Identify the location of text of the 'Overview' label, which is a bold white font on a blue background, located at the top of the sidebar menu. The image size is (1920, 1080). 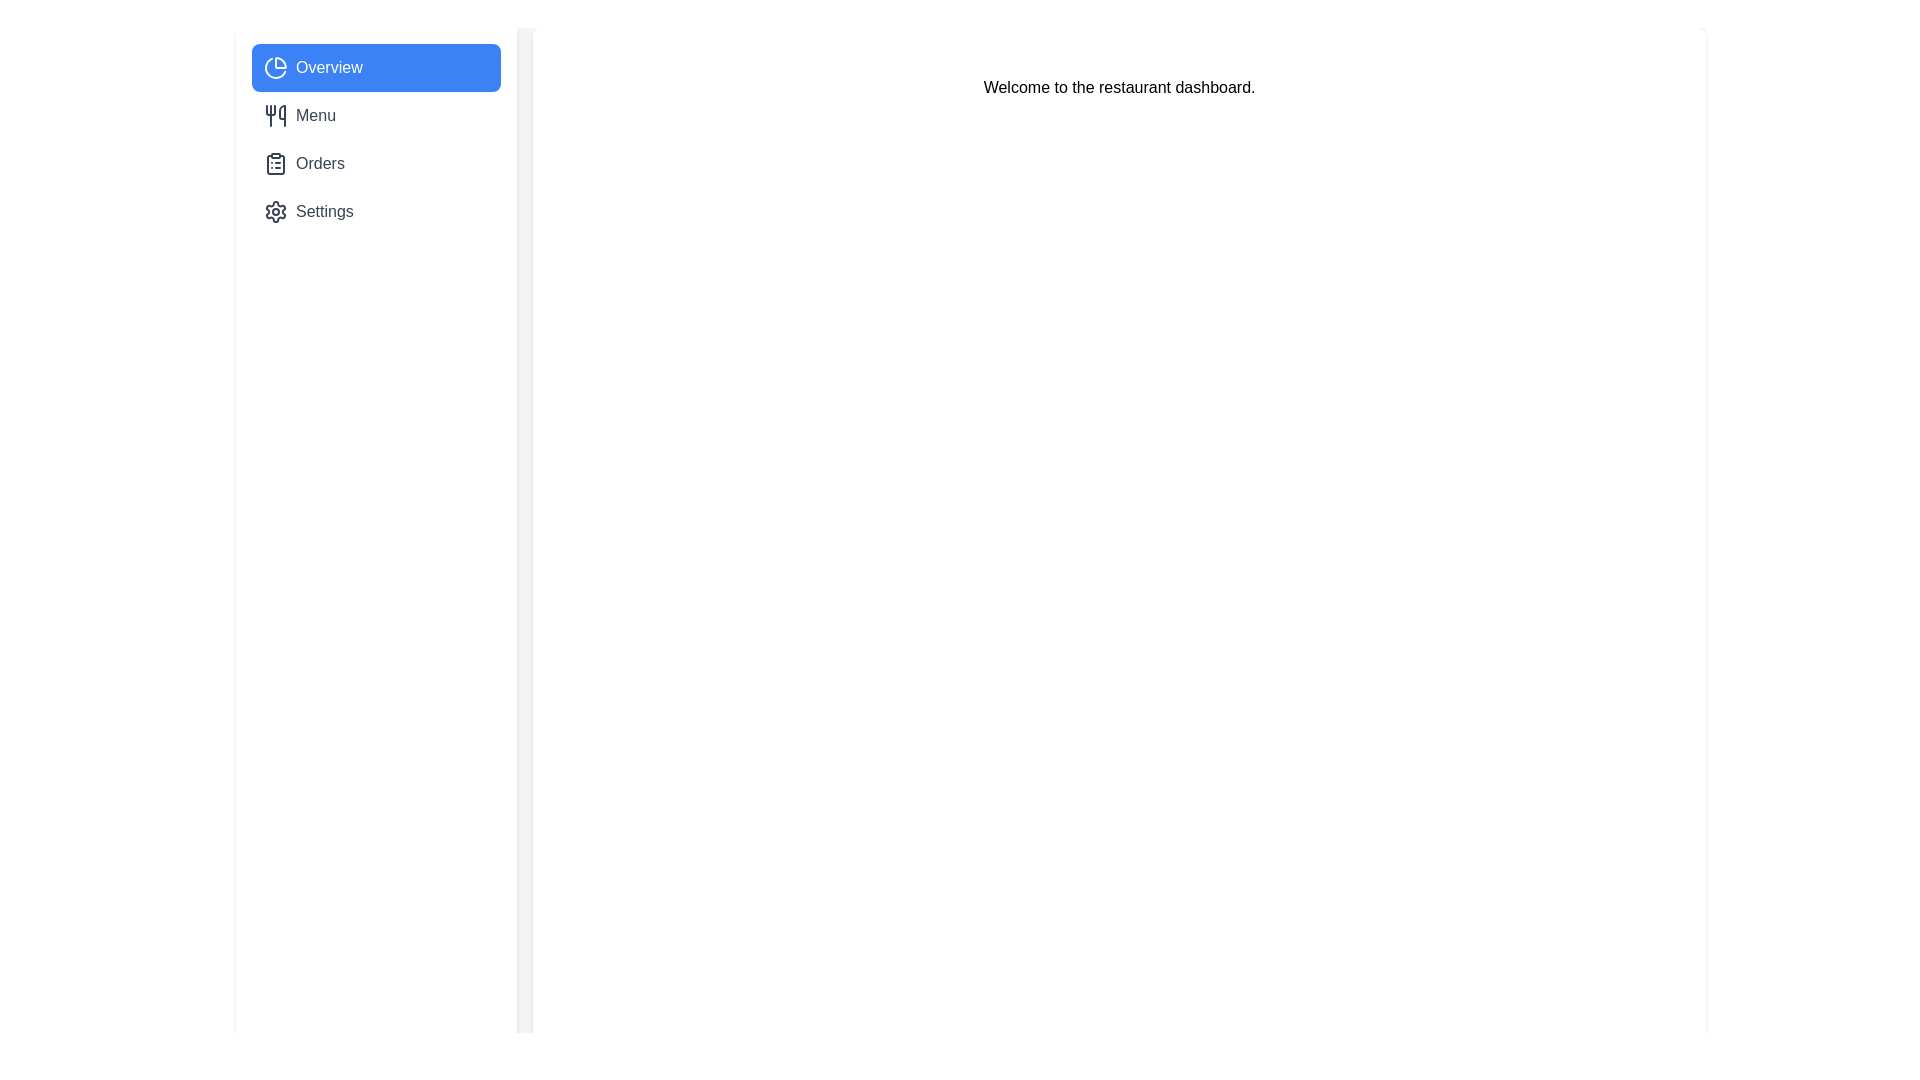
(329, 67).